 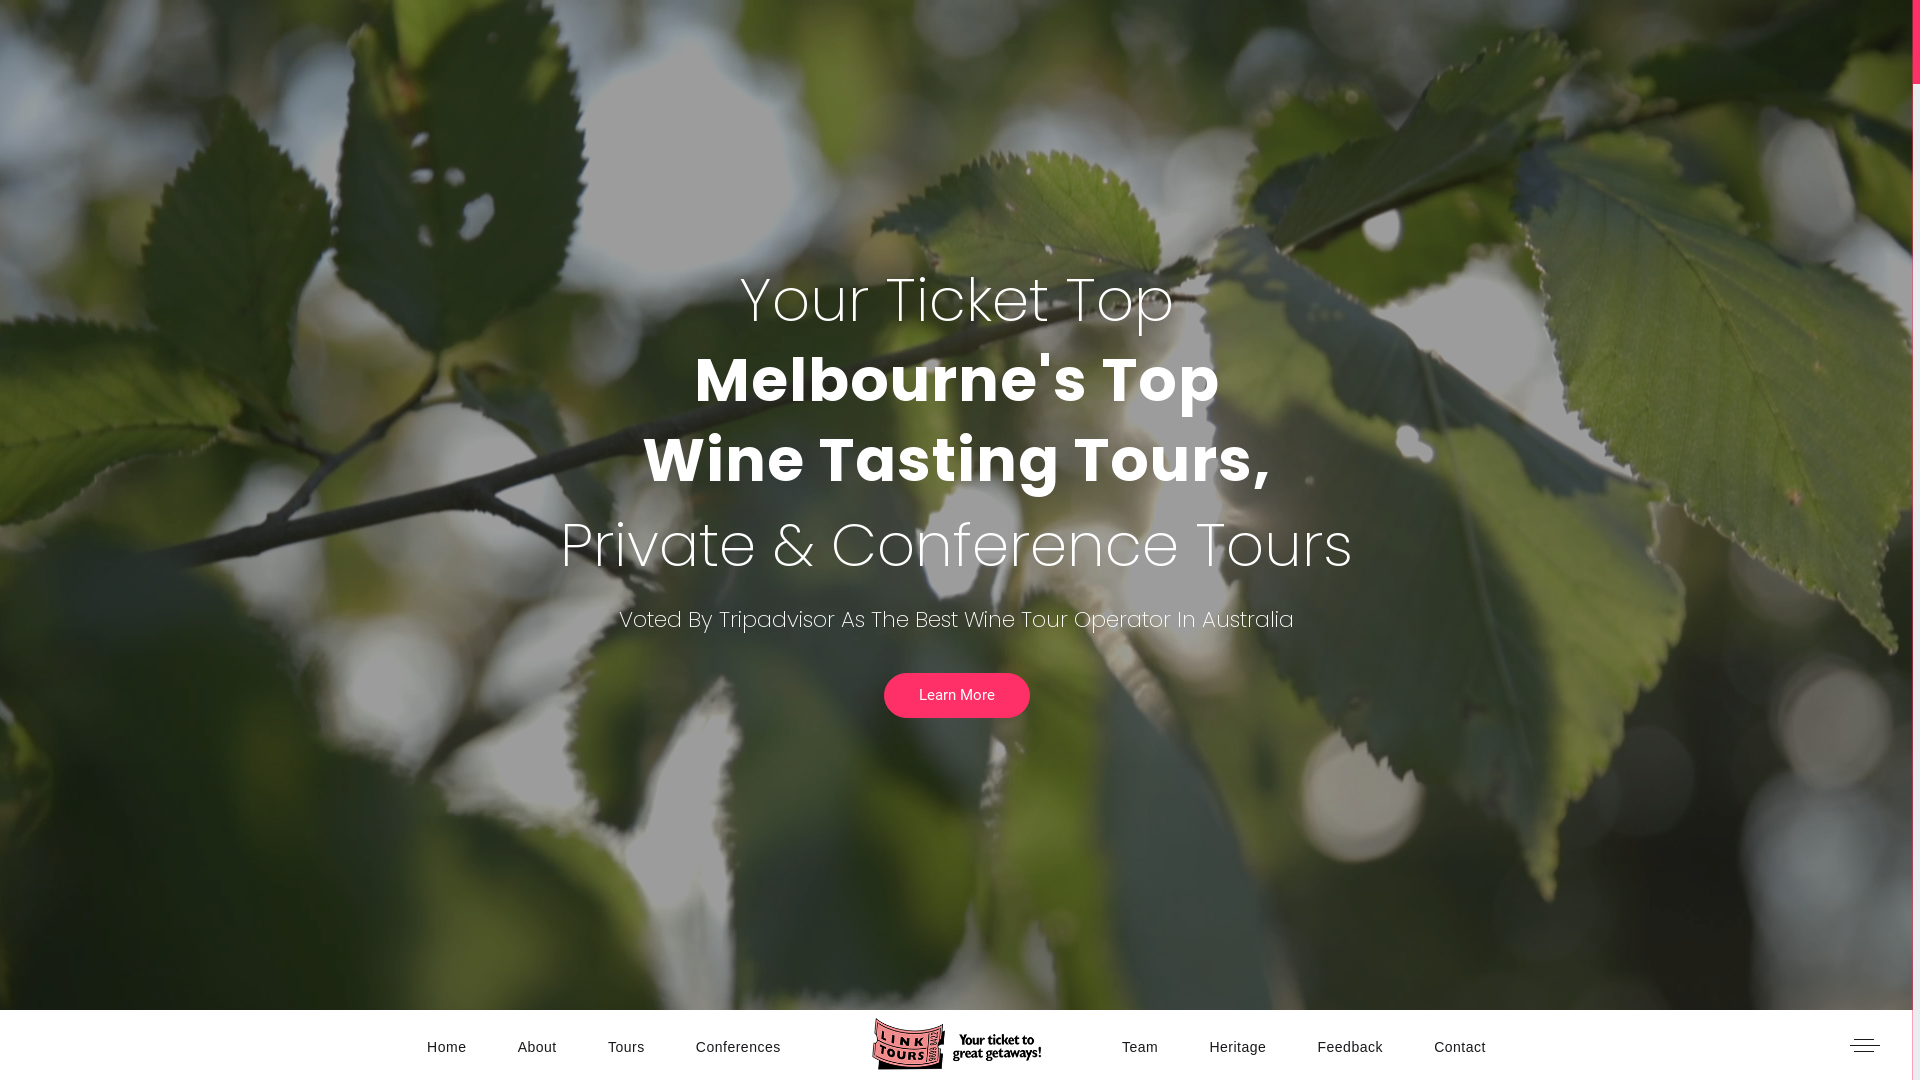 I want to click on 'Home', so click(x=445, y=1044).